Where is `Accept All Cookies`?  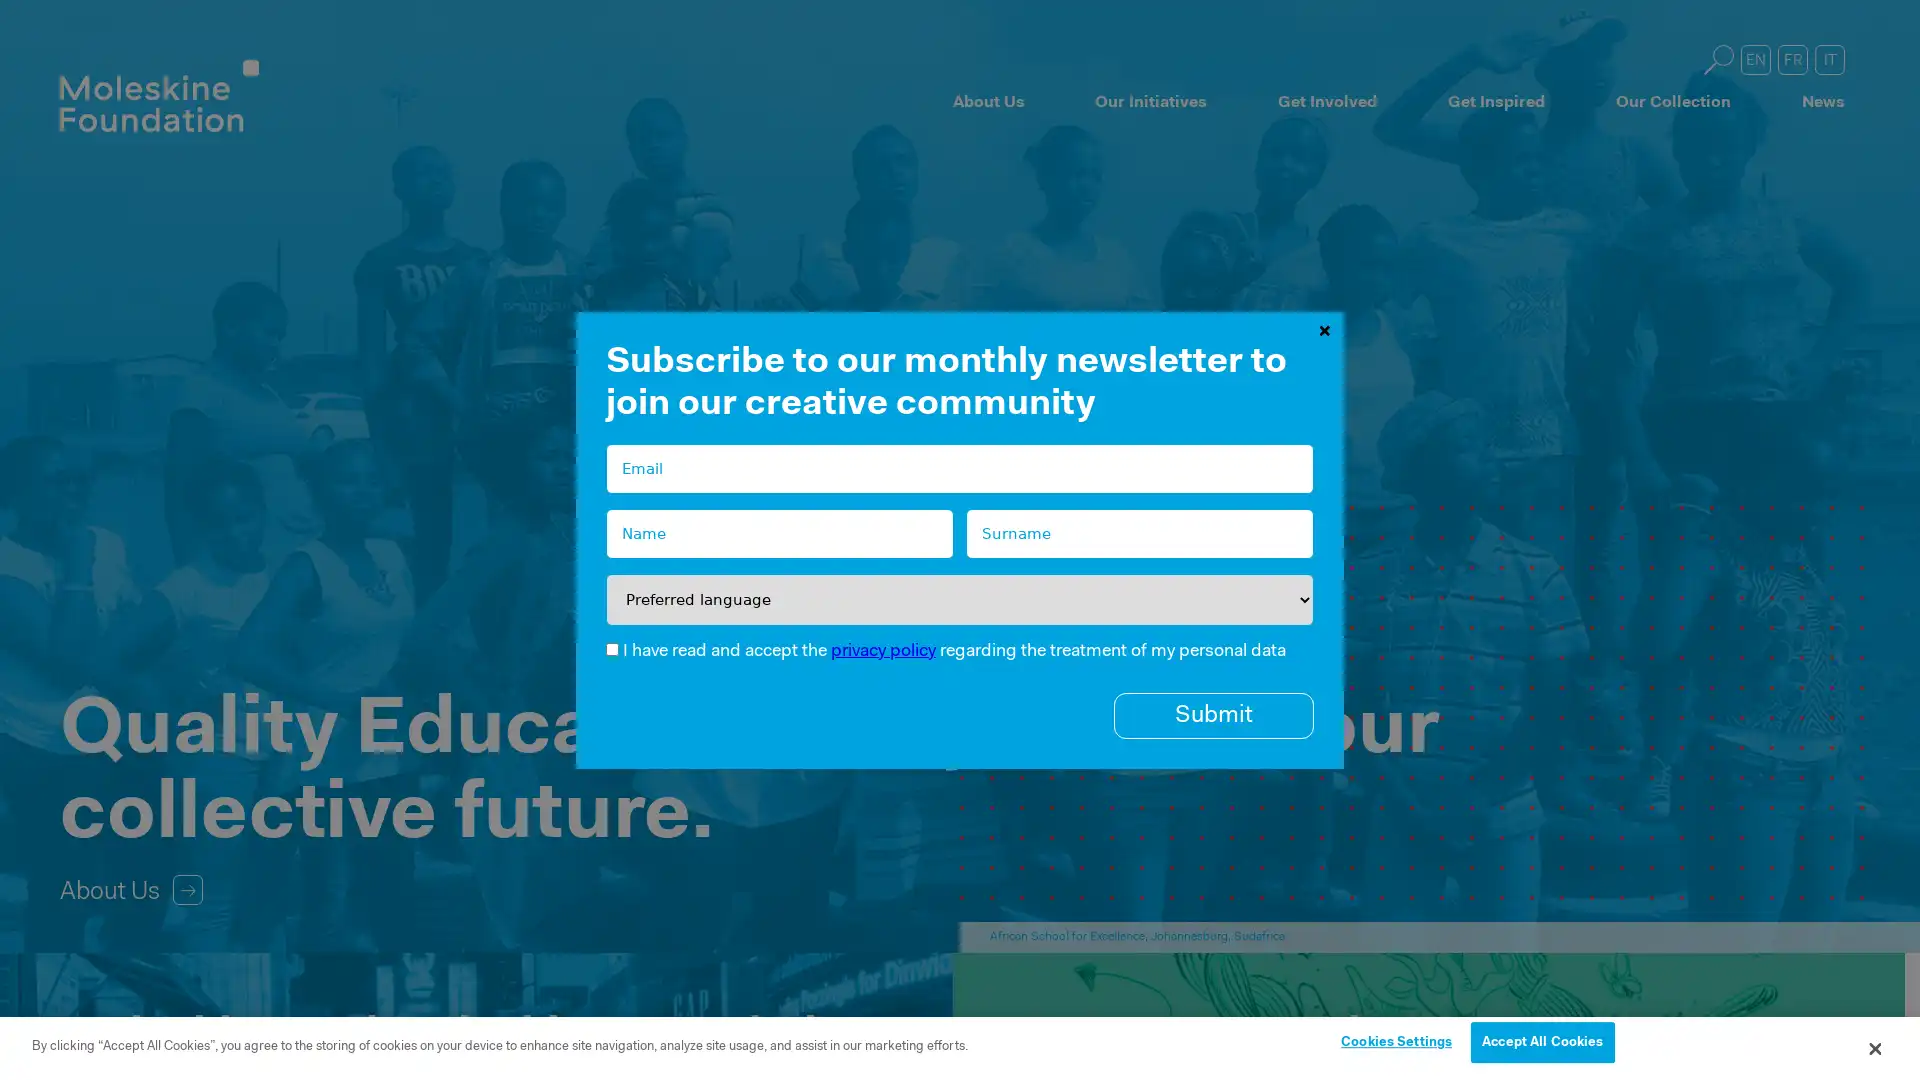
Accept All Cookies is located at coordinates (1541, 1040).